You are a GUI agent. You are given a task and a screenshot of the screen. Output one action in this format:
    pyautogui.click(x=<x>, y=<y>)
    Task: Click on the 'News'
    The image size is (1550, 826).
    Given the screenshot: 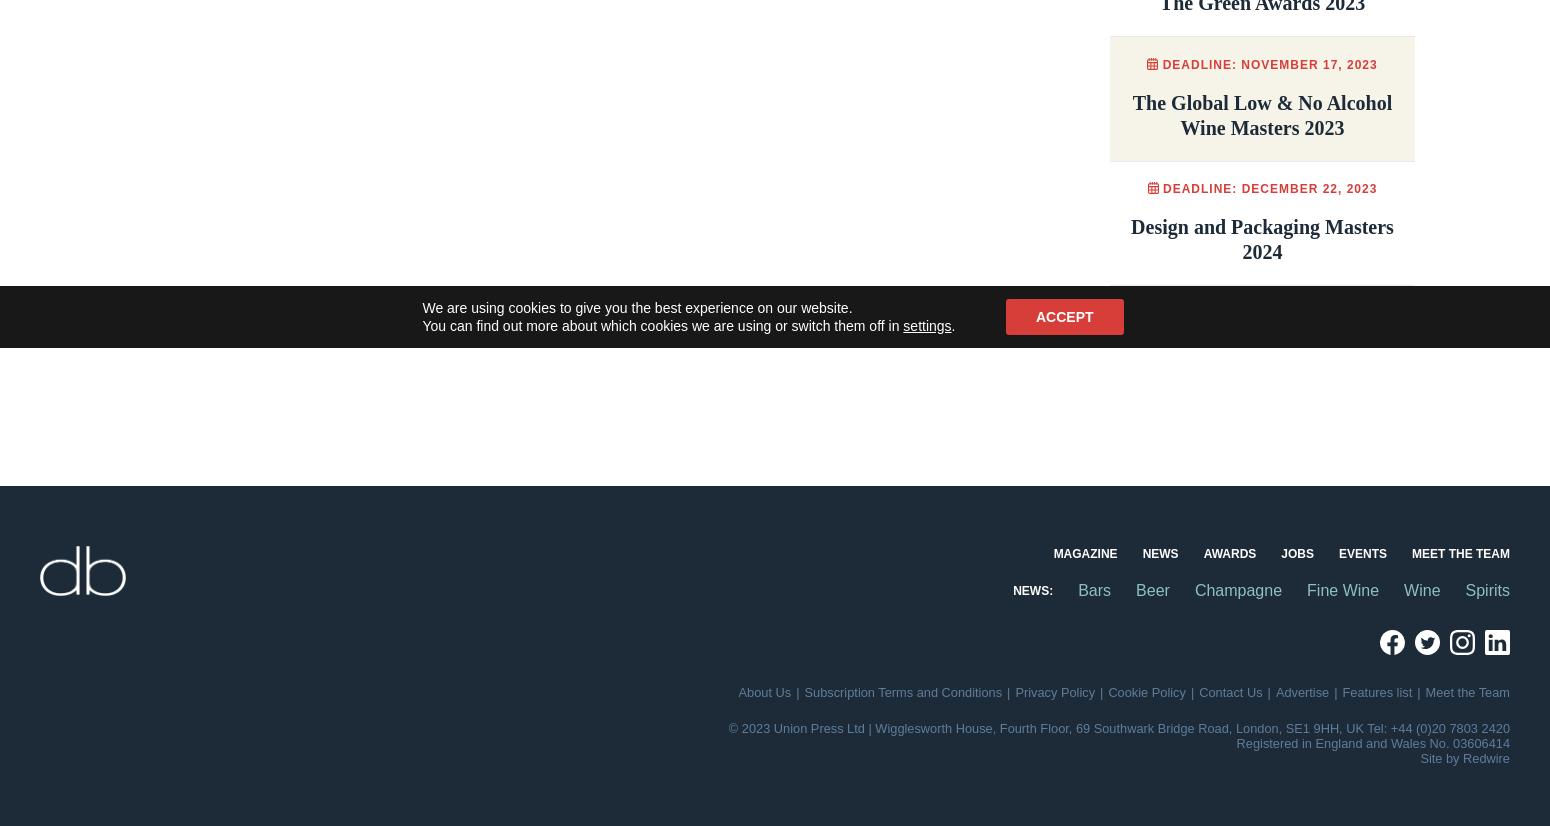 What is the action you would take?
    pyautogui.click(x=1159, y=553)
    